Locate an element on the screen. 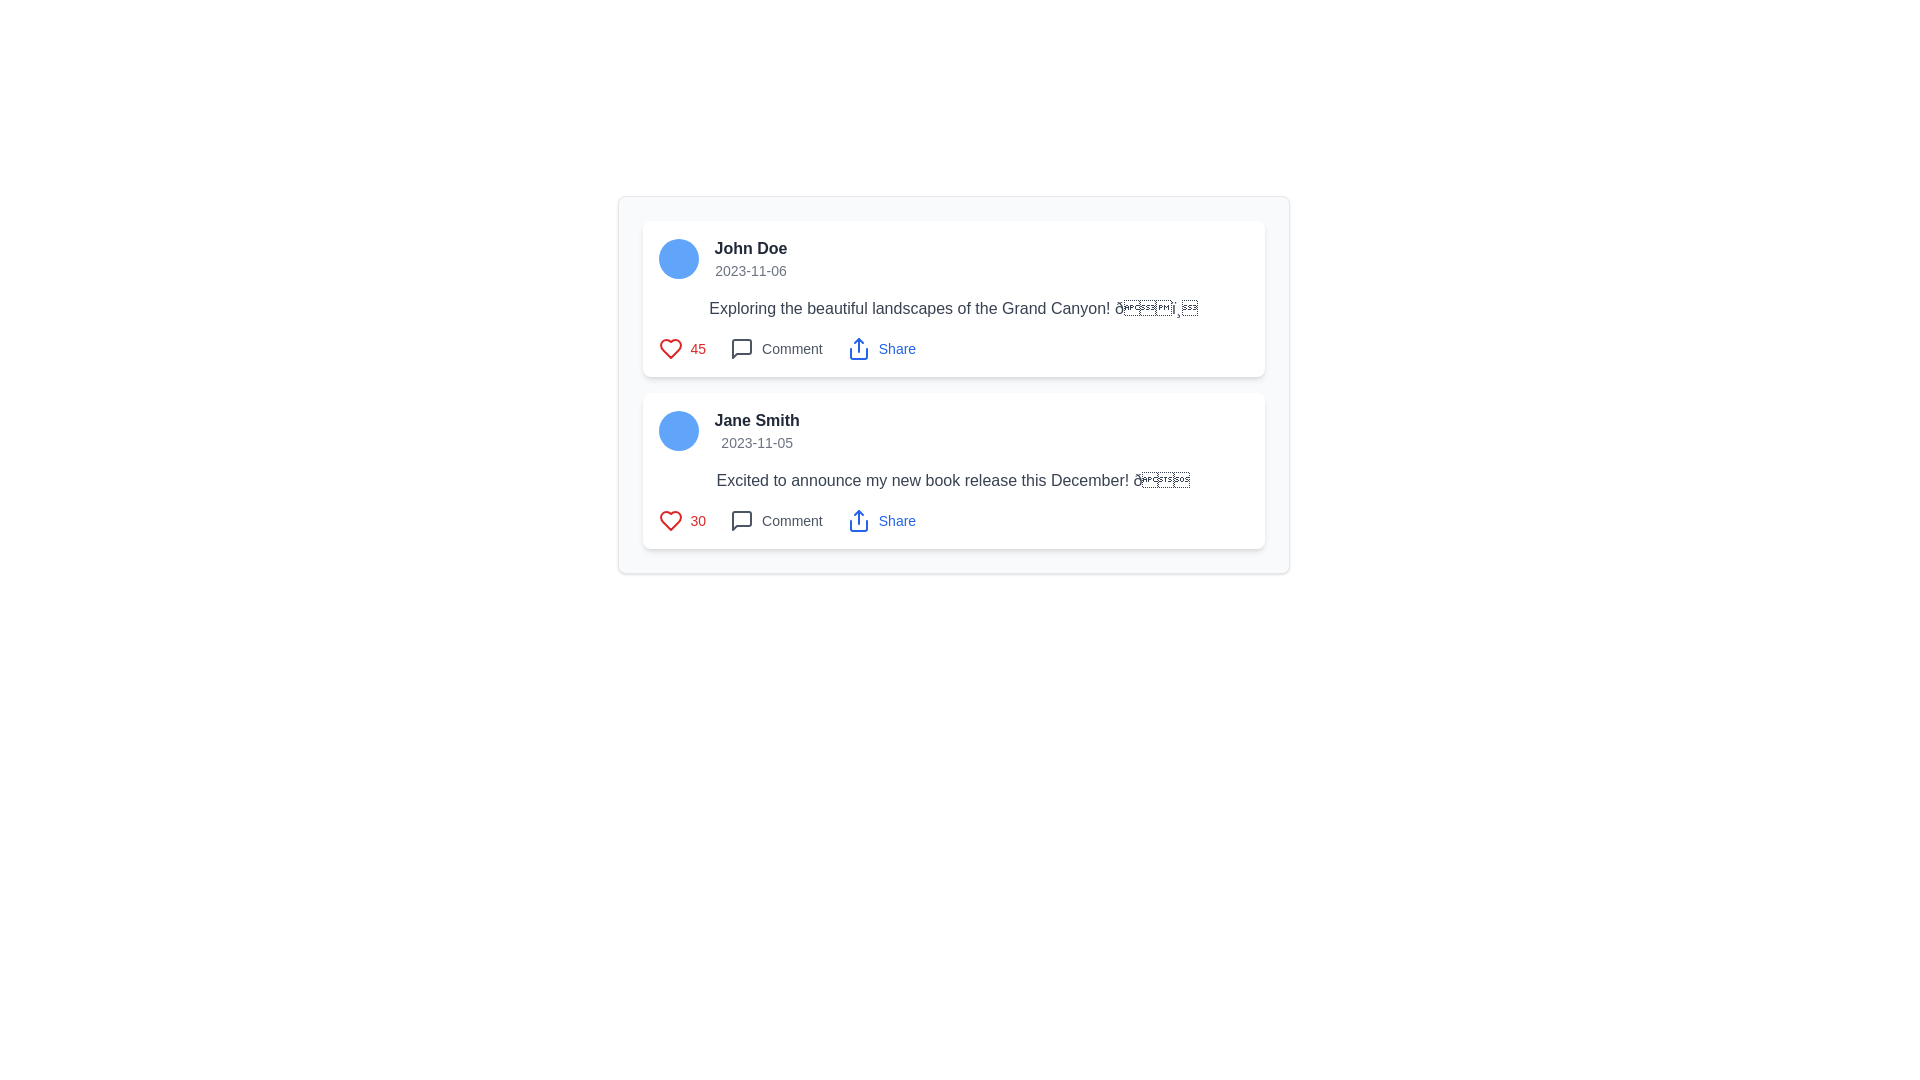 The image size is (1920, 1080). the text label displaying 'Excited to announce my new book release this December! 📘' located in the second post panel, below the username 'Jane Smith' and date '2023-11-05' is located at coordinates (952, 481).